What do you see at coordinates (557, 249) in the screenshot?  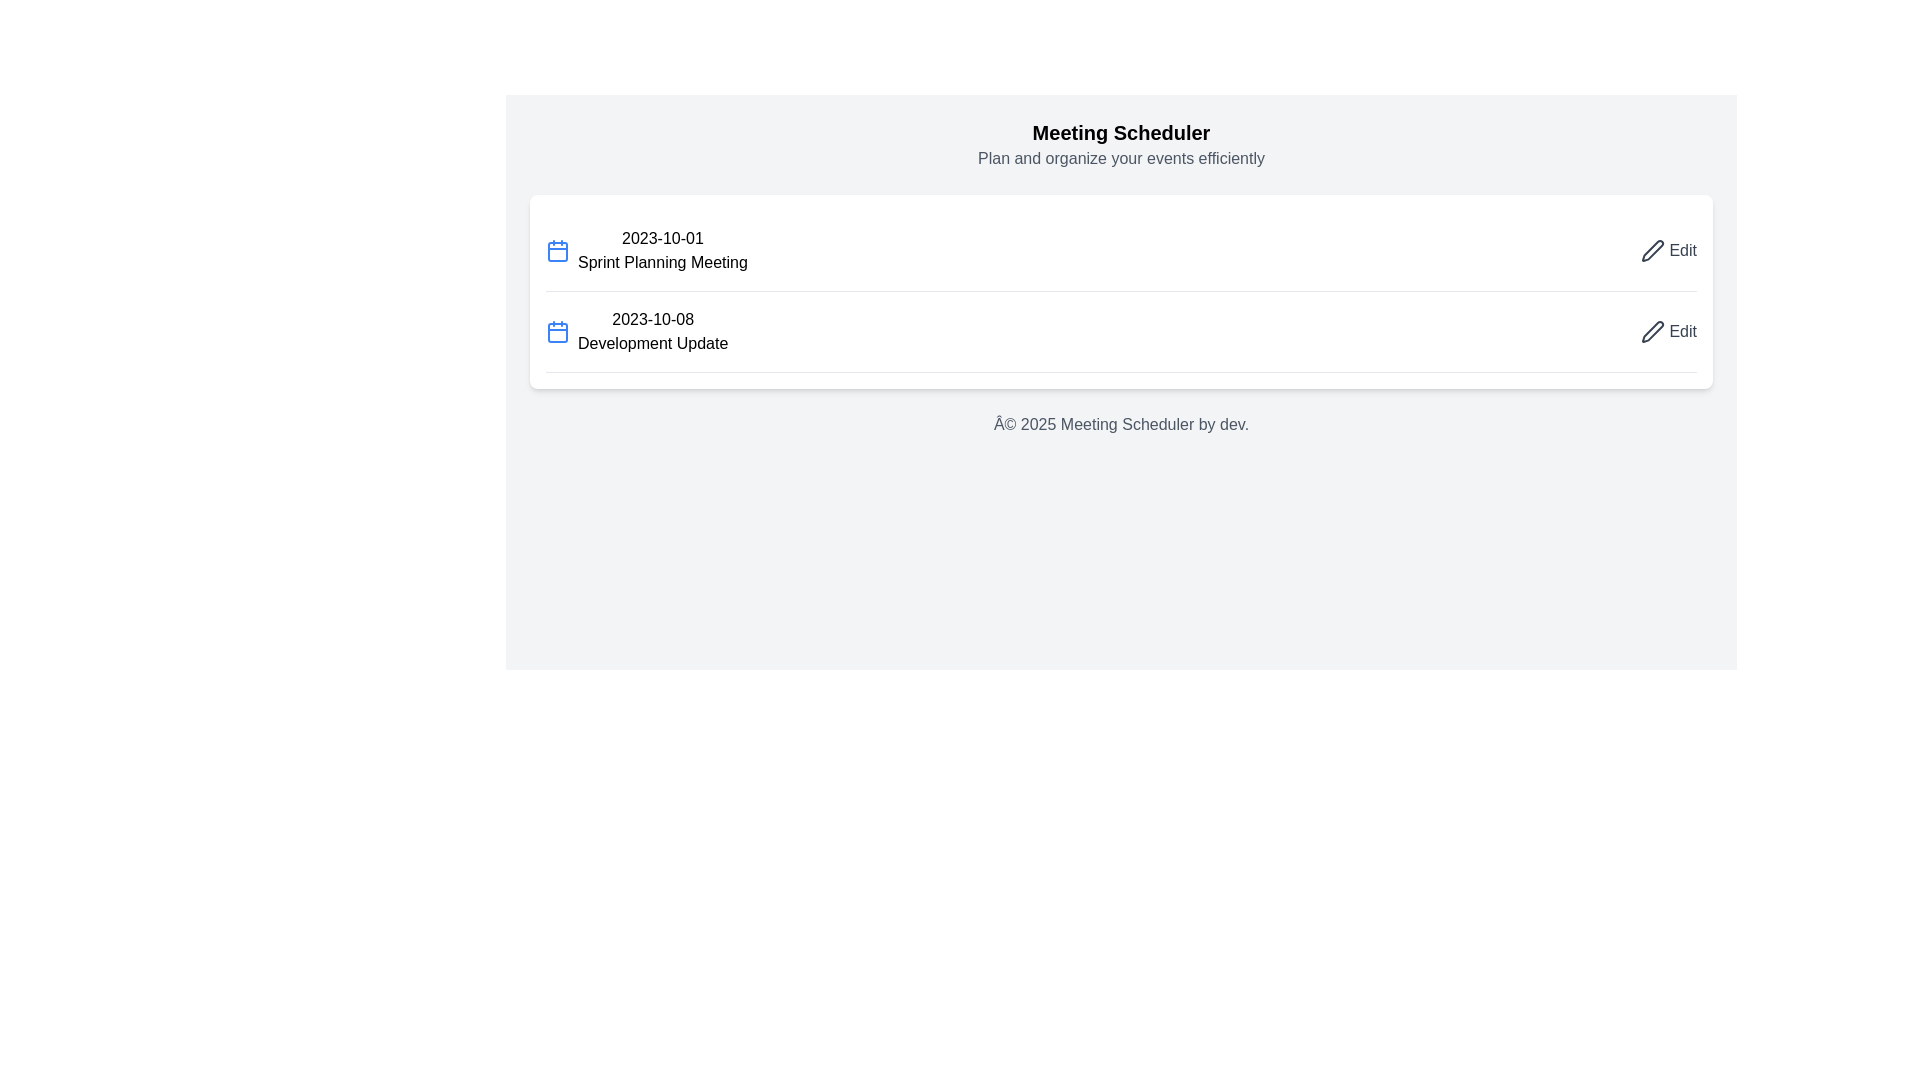 I see `the calendar icon representing the meeting 'Sprint Planning Meeting' scheduled for '2023-10-01', located to the far left of the meeting text` at bounding box center [557, 249].